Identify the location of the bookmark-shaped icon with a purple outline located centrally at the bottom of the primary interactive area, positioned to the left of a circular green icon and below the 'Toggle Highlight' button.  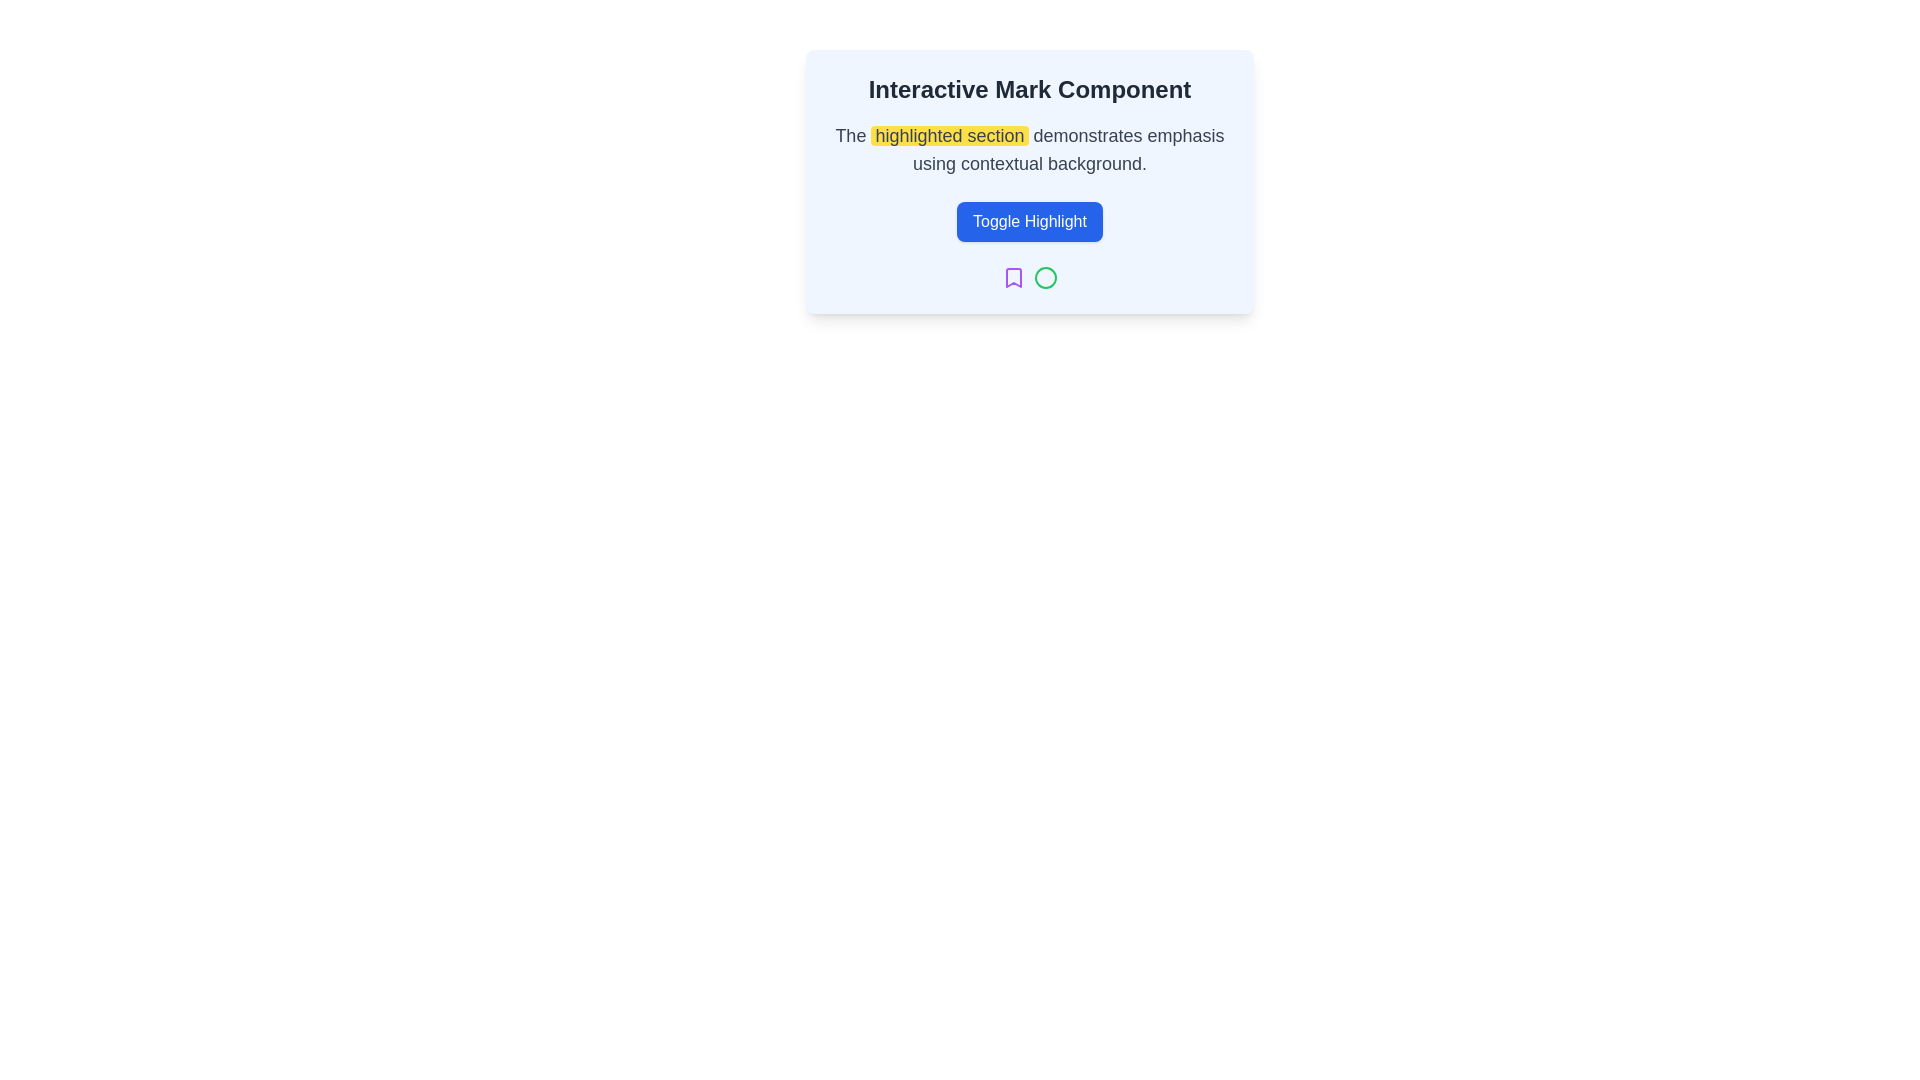
(1013, 277).